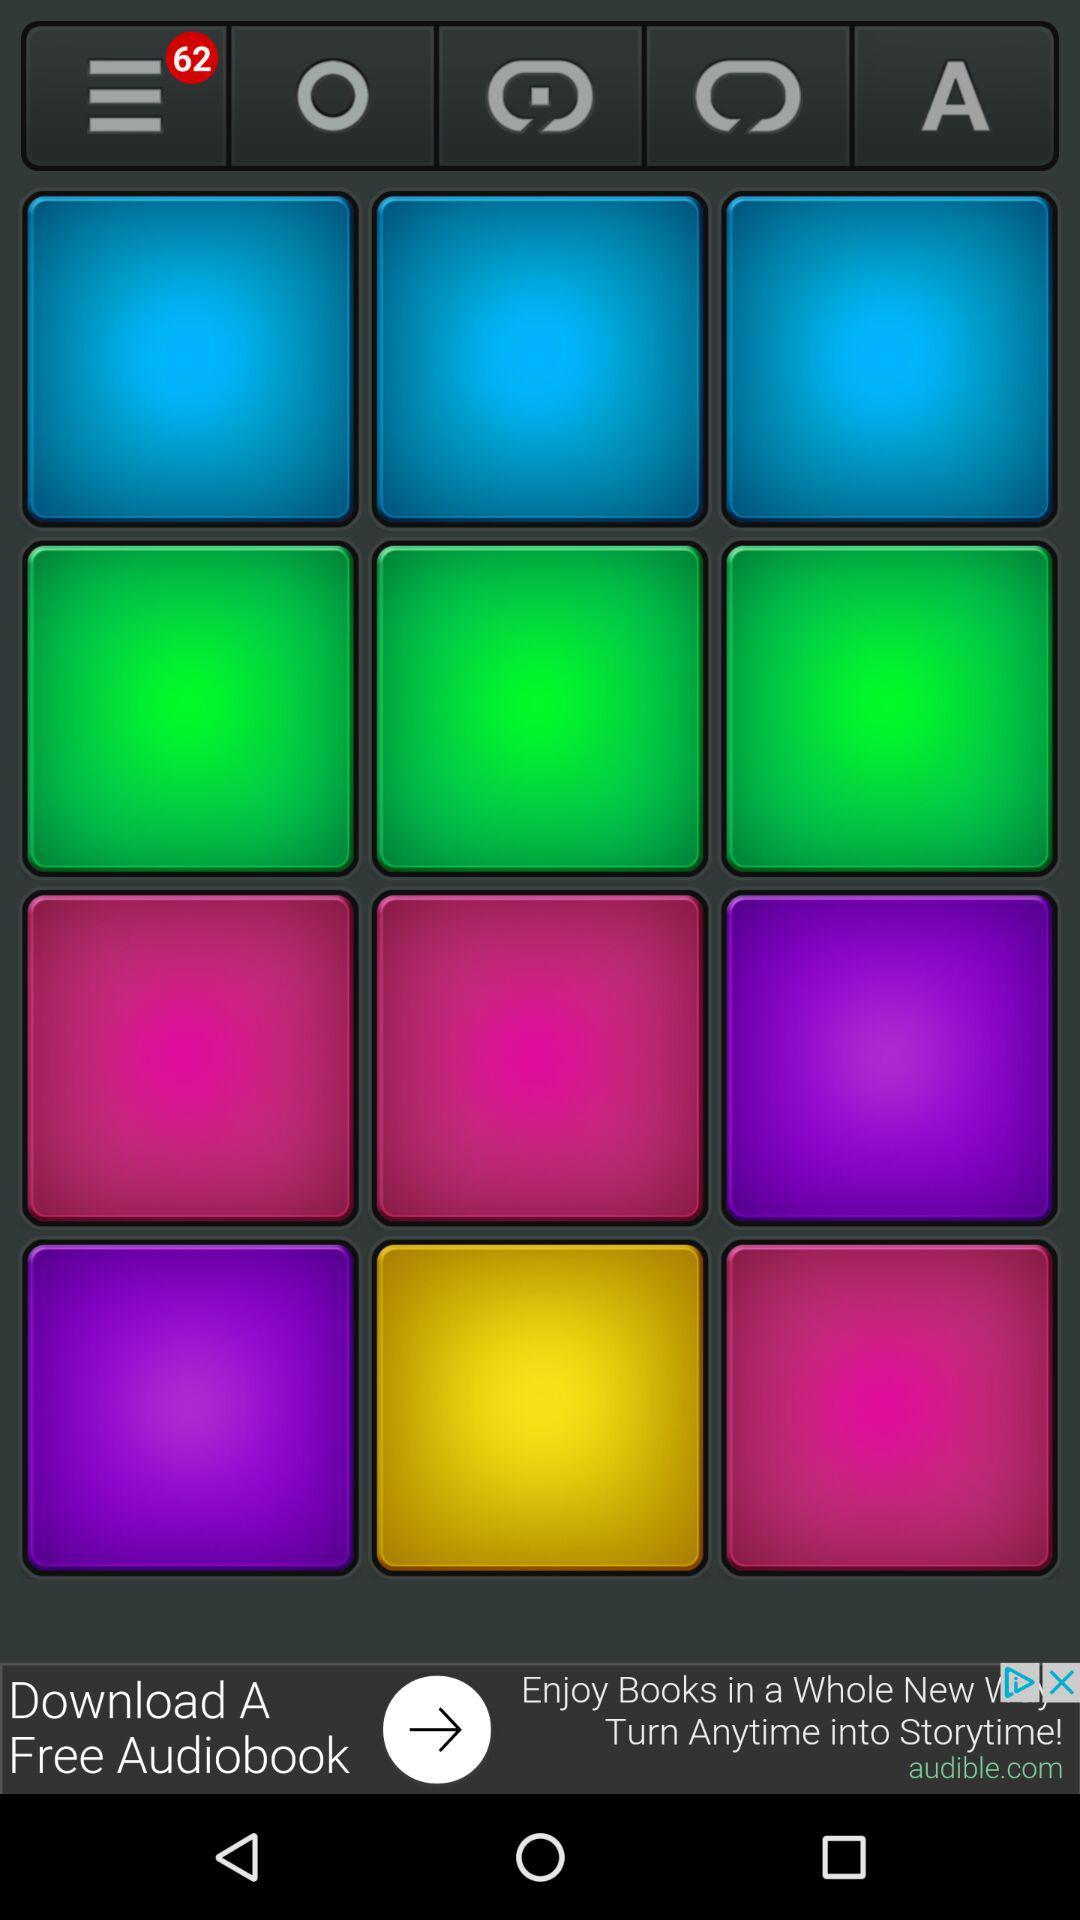  I want to click on click the grid, so click(888, 359).